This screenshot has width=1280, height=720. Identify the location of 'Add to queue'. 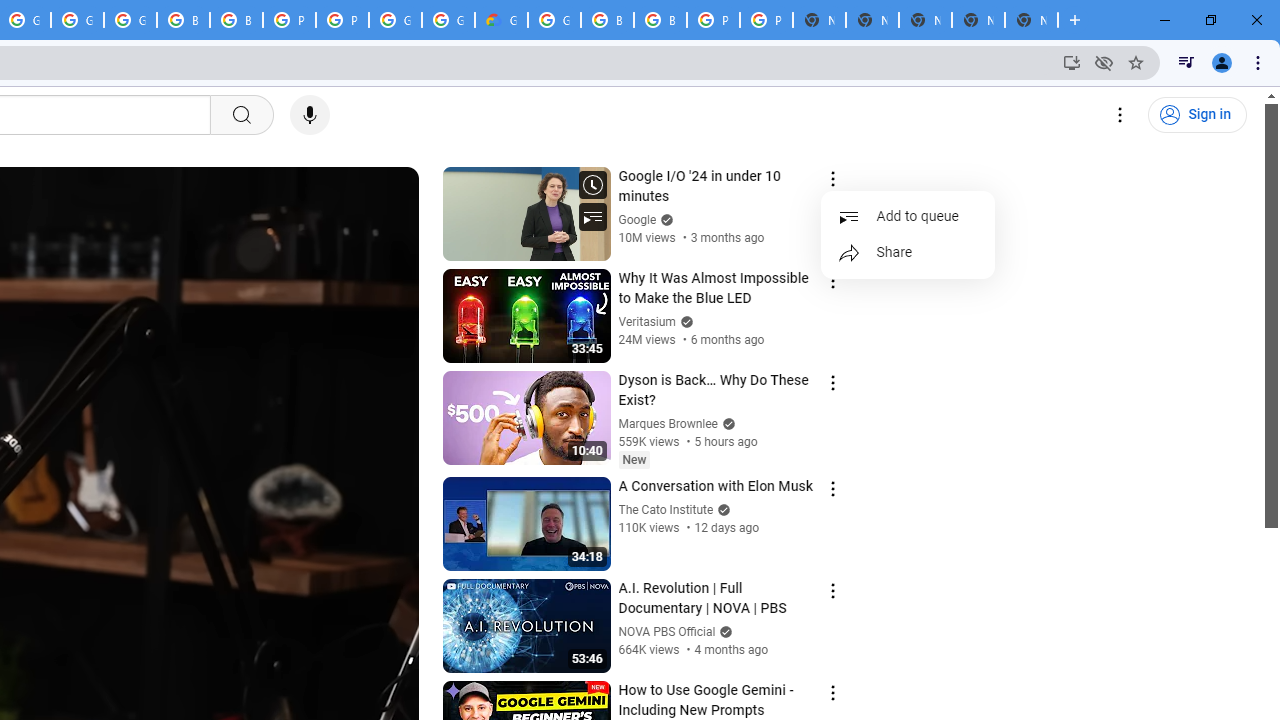
(907, 216).